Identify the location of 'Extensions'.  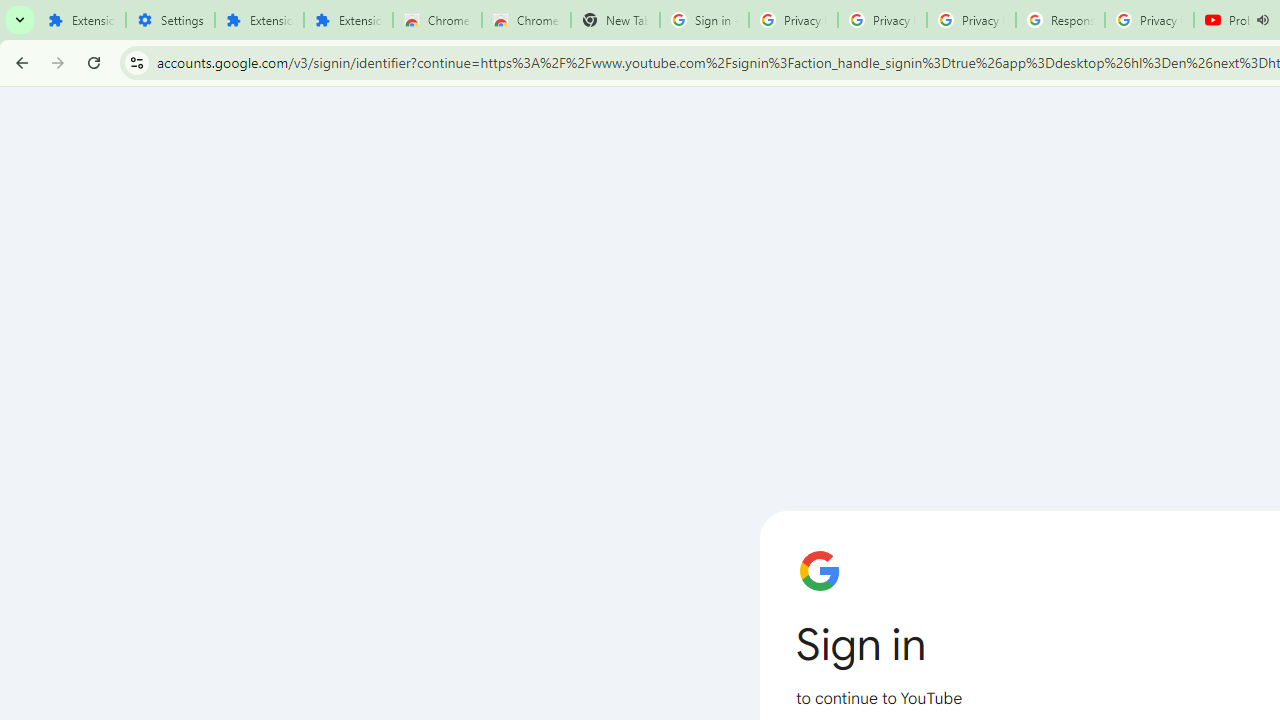
(258, 20).